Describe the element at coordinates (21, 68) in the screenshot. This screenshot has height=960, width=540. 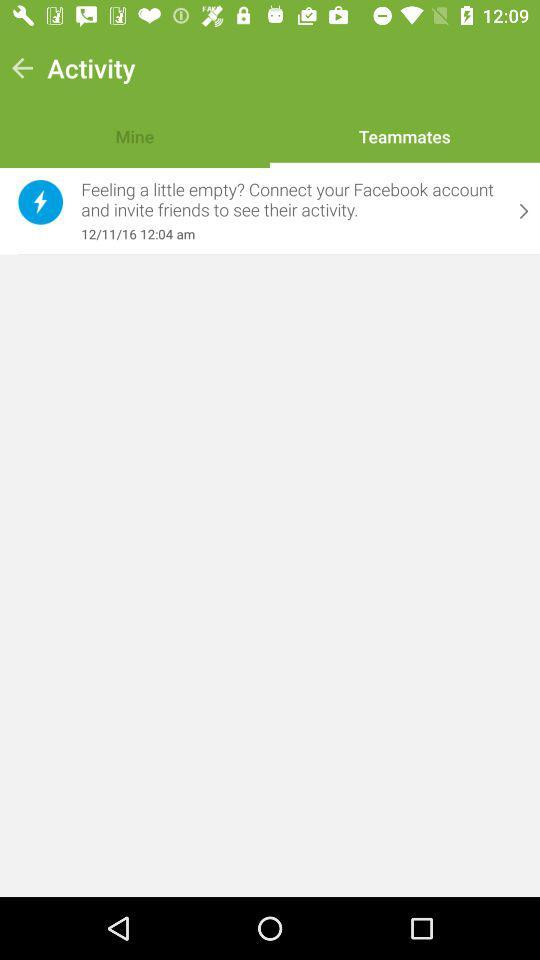
I see `the item to the left of activity icon` at that location.